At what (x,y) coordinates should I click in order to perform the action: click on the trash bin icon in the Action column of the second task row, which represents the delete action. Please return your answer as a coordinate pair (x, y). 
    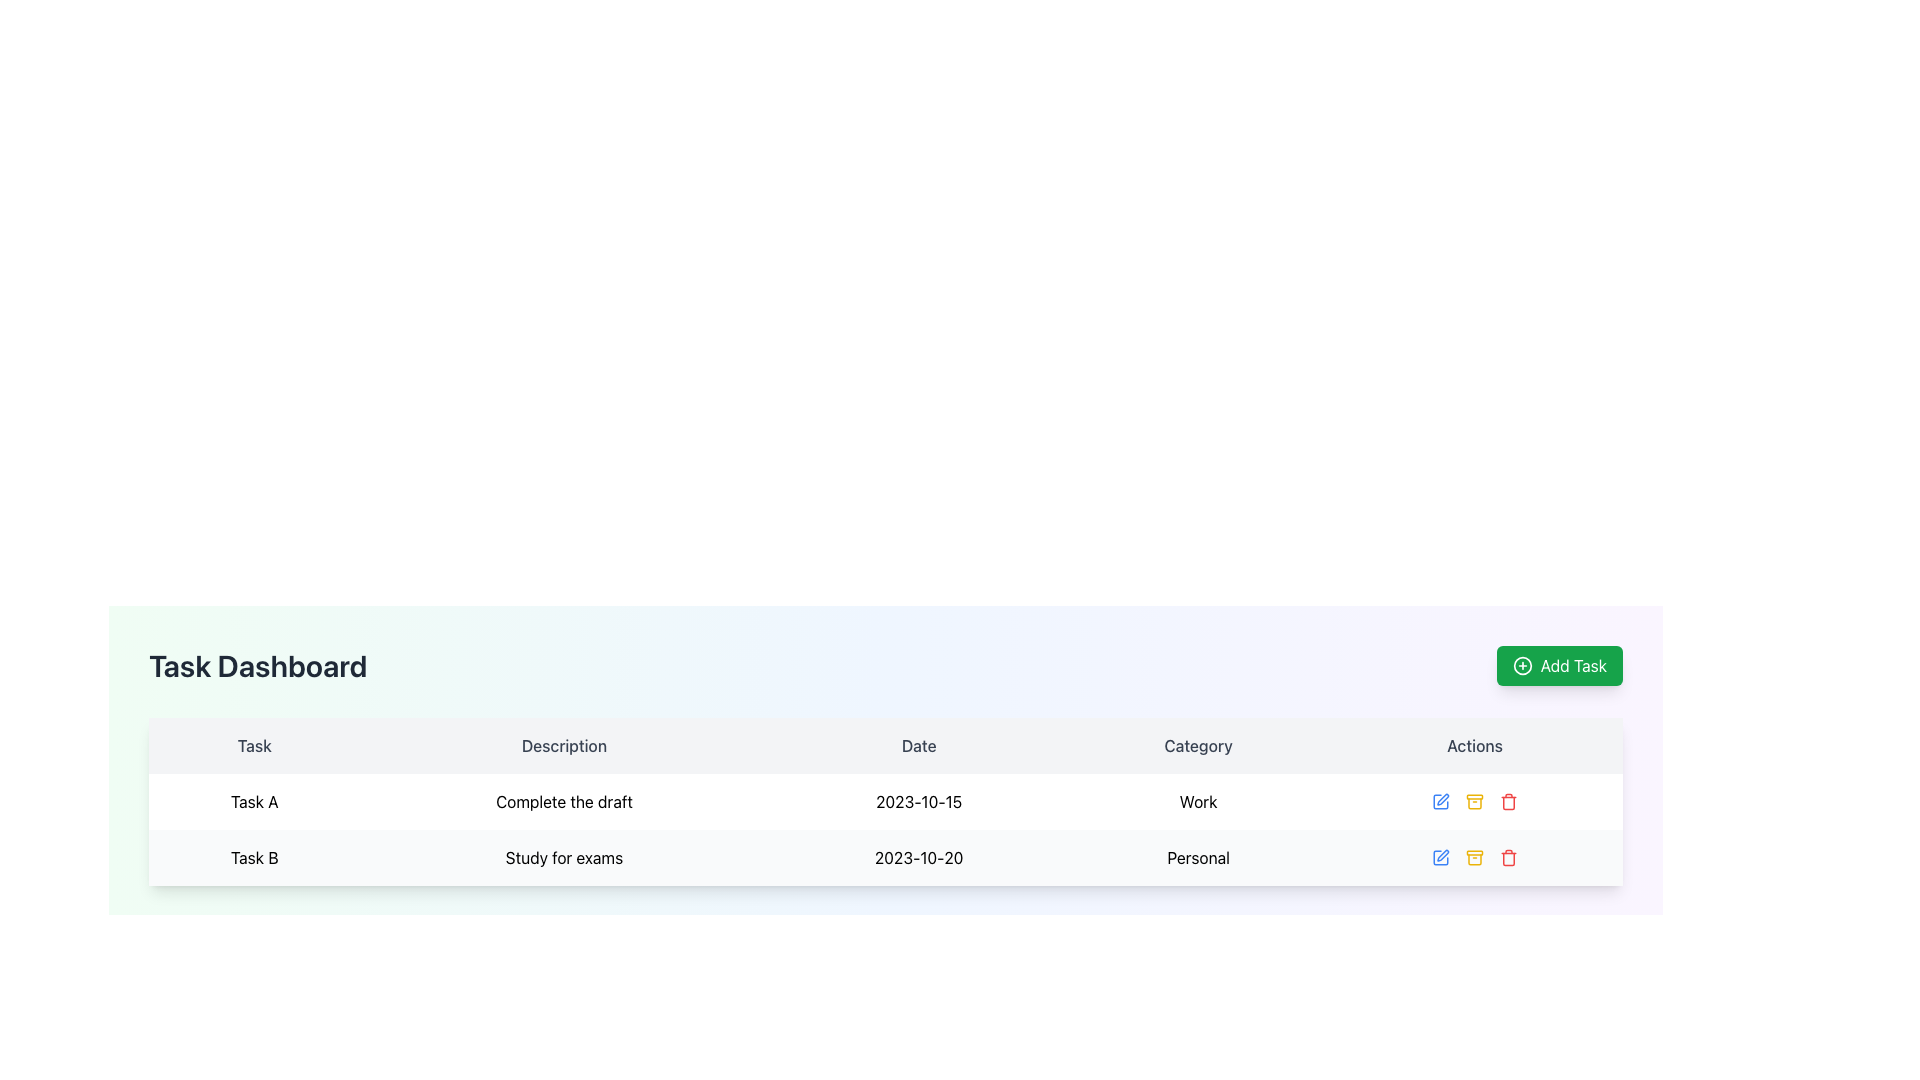
    Looking at the image, I should click on (1509, 858).